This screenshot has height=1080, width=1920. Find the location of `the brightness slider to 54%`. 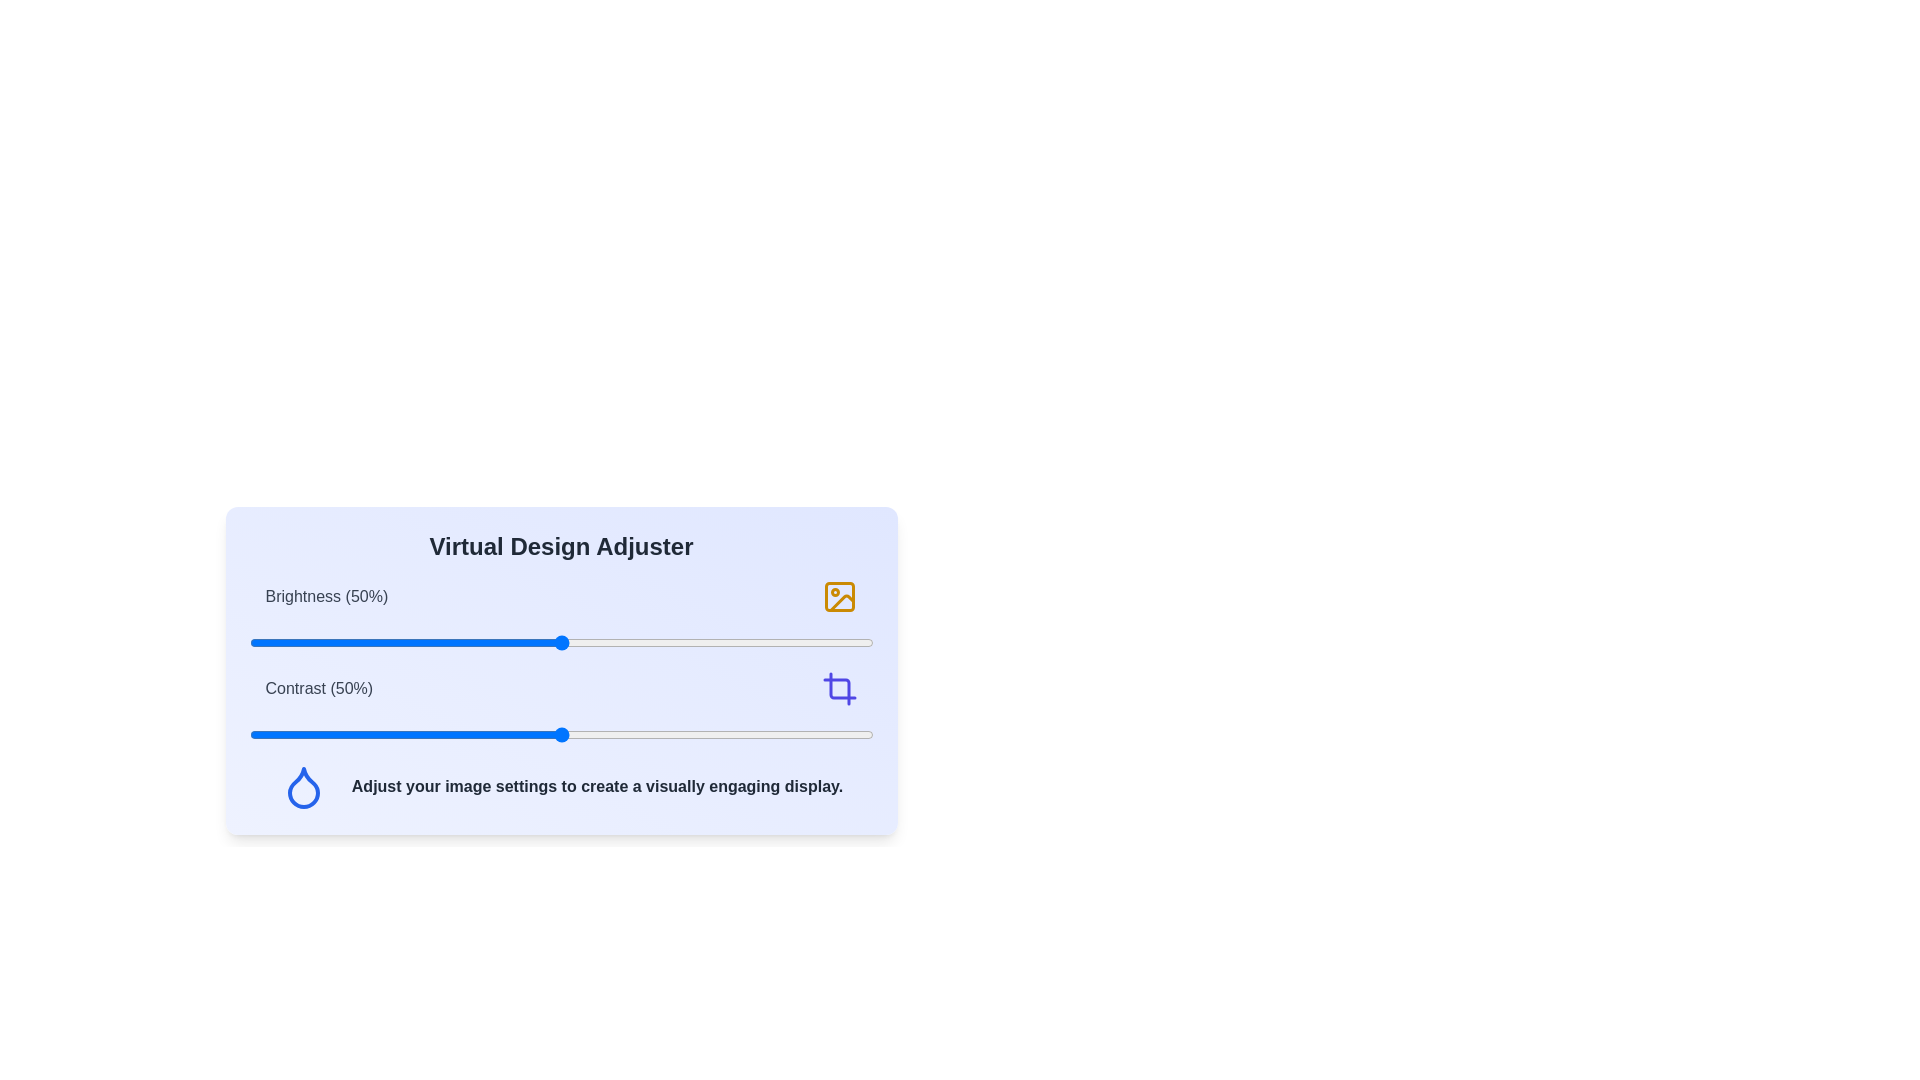

the brightness slider to 54% is located at coordinates (585, 643).